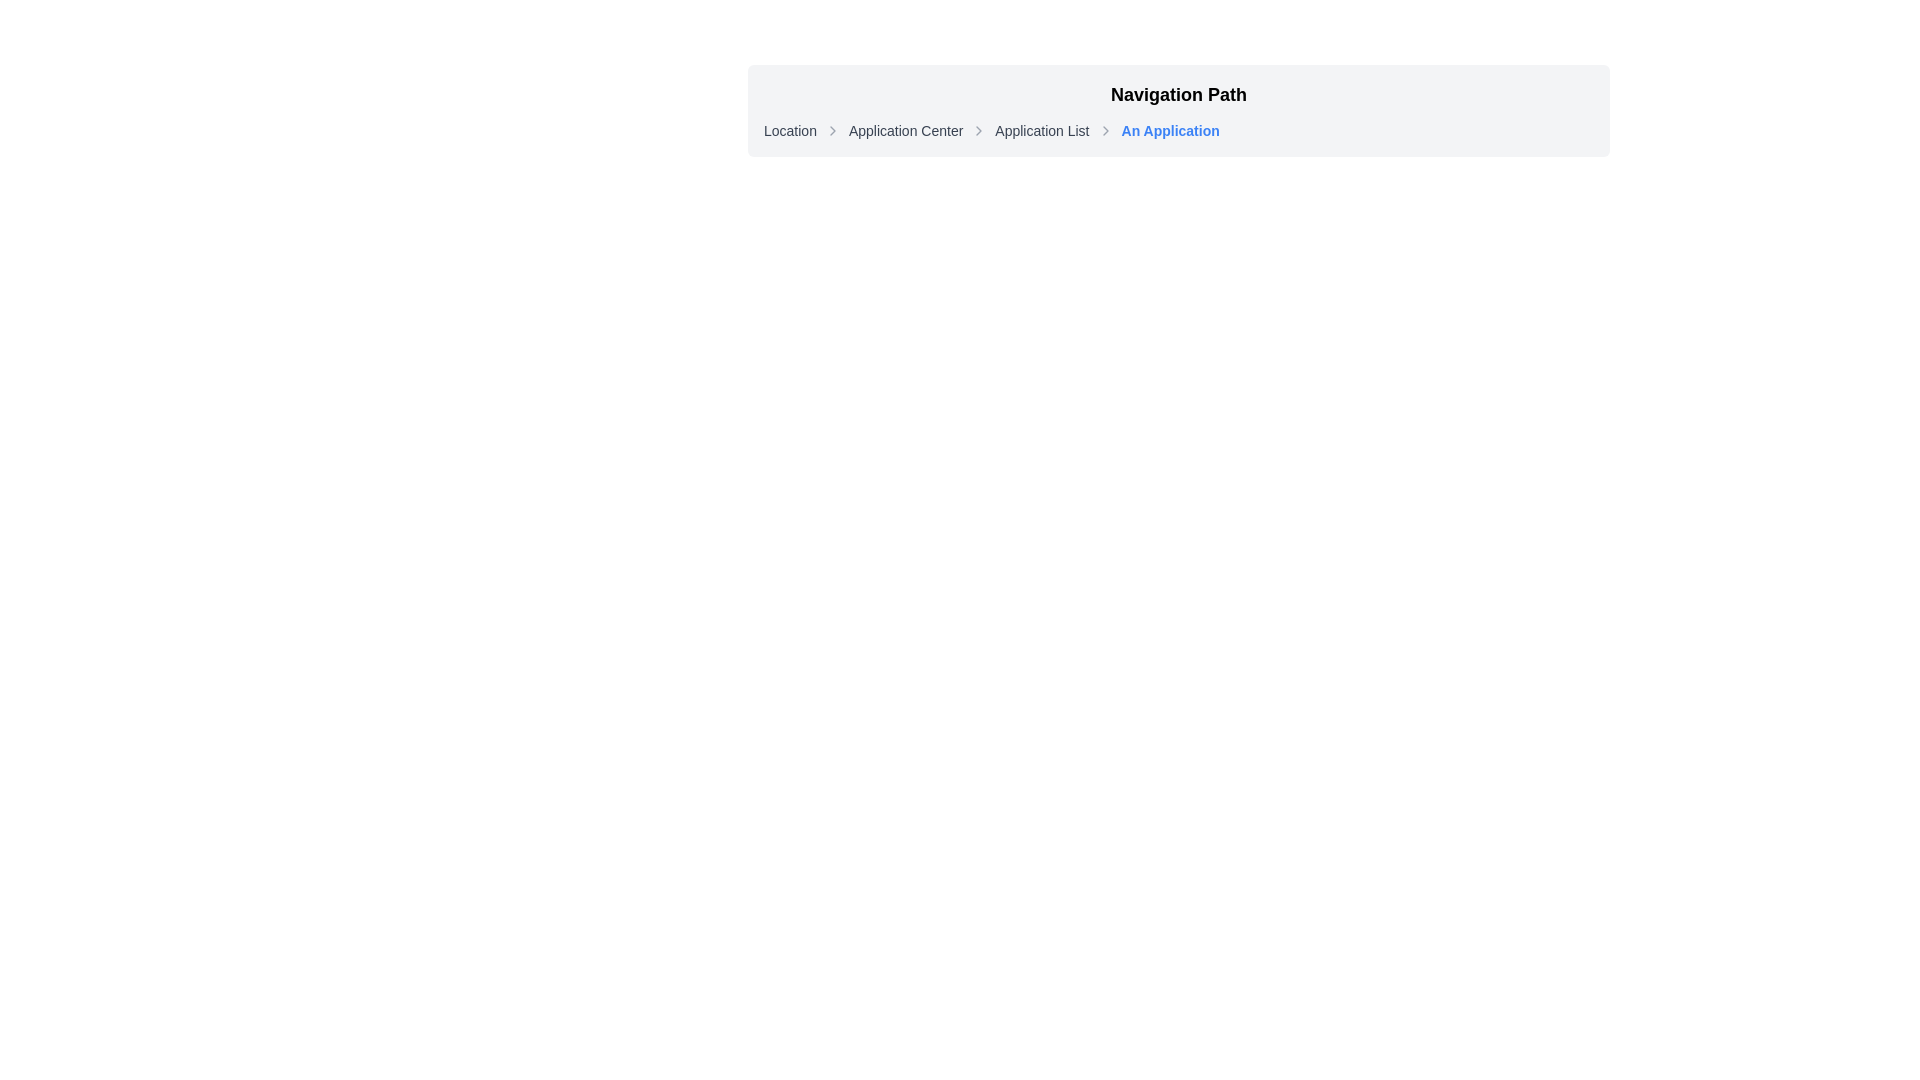  What do you see at coordinates (979, 131) in the screenshot?
I see `the second right-facing chevron icon in the breadcrumb navigation, located between 'Application Center' and 'Application List'` at bounding box center [979, 131].